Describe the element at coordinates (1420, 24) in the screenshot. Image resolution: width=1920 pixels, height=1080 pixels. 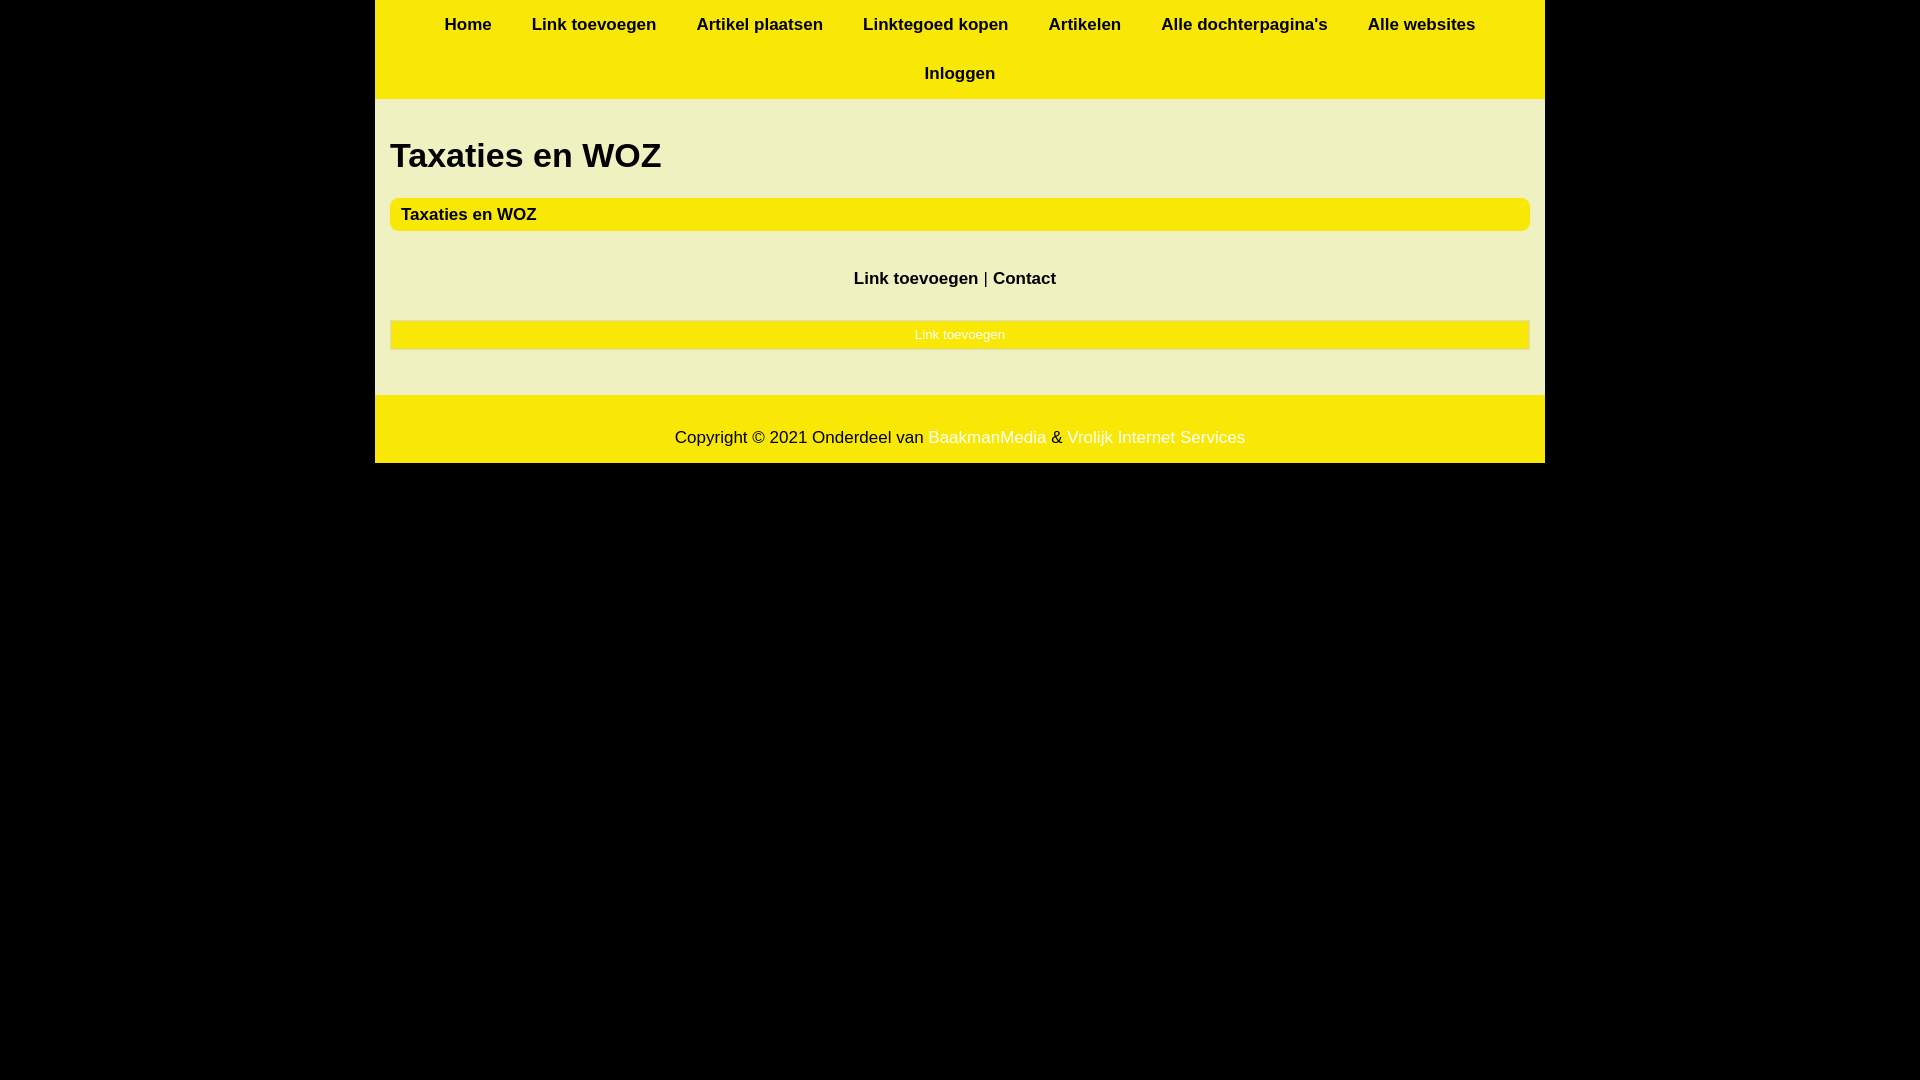
I see `'Alle websites'` at that location.